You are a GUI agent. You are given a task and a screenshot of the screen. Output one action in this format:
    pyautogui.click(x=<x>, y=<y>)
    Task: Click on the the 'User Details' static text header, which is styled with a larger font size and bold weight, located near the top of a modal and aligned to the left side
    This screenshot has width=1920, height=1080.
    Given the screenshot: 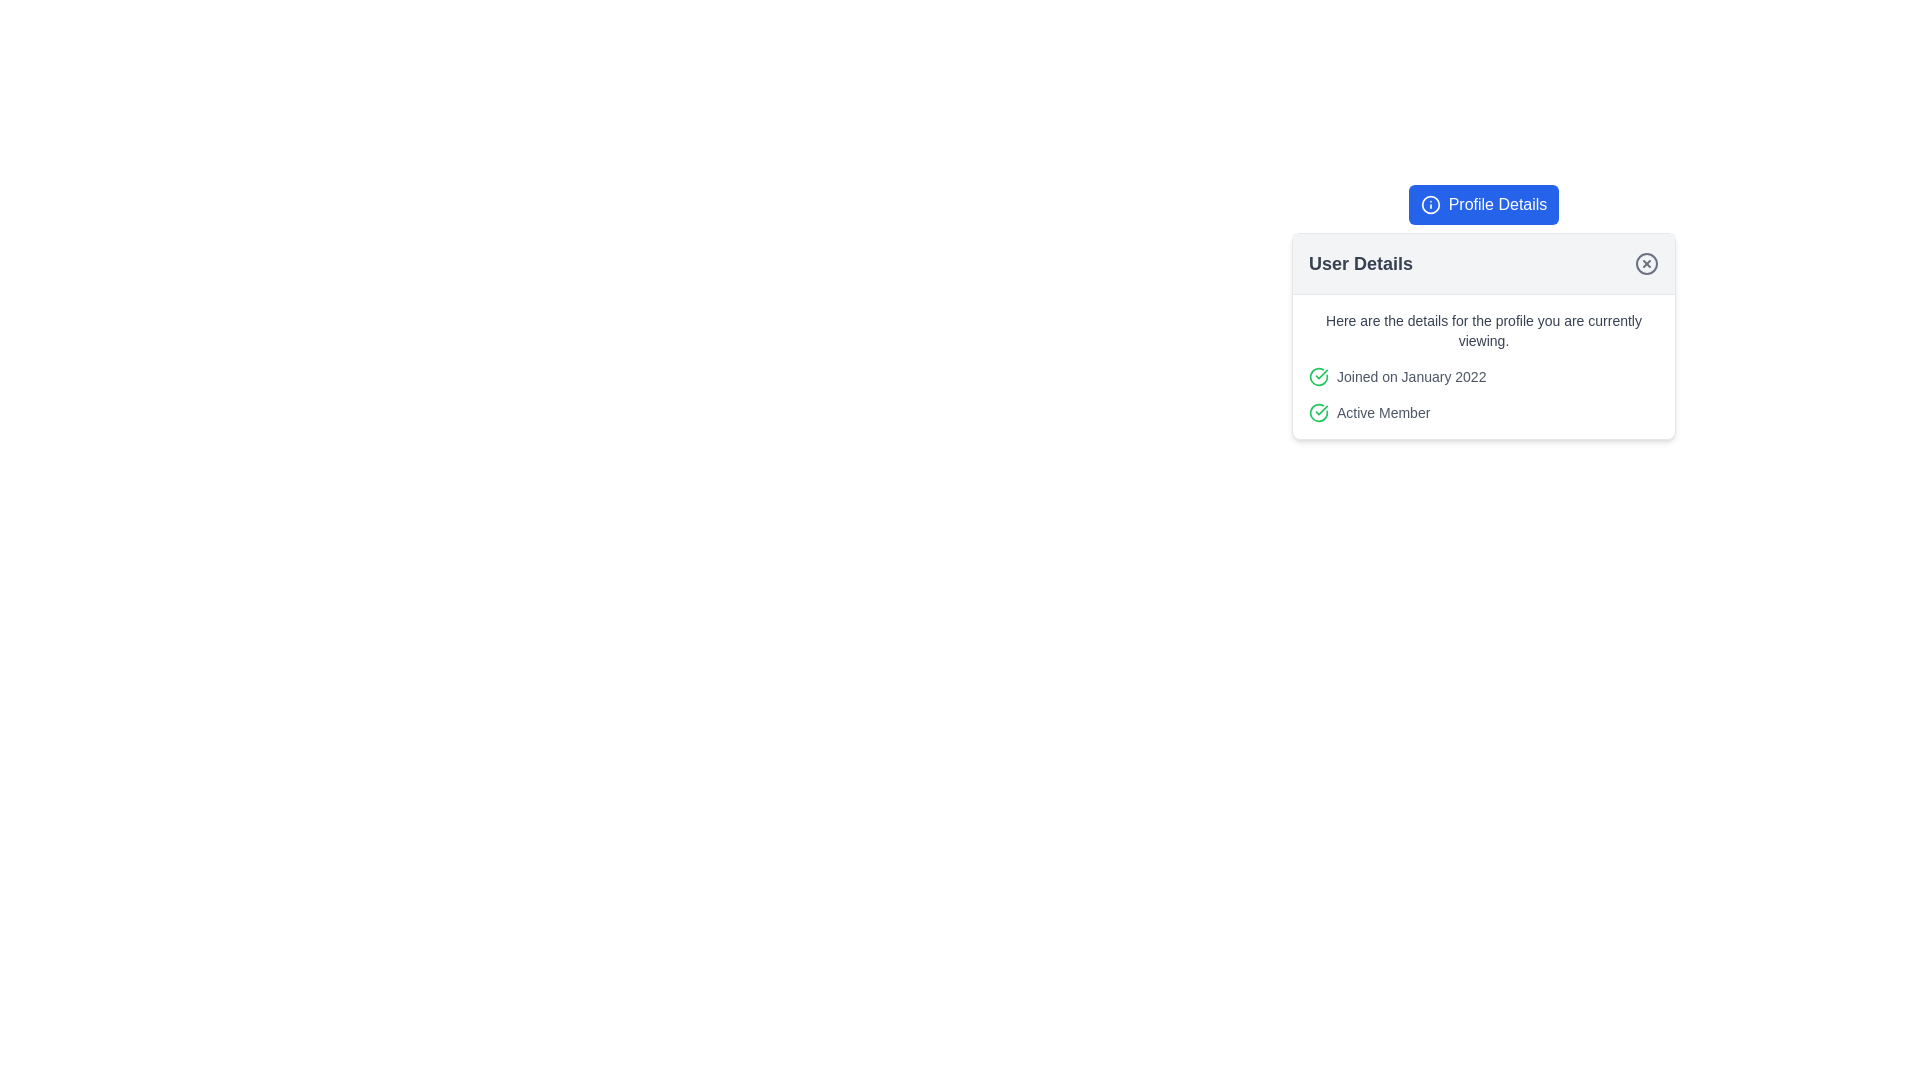 What is the action you would take?
    pyautogui.click(x=1360, y=262)
    